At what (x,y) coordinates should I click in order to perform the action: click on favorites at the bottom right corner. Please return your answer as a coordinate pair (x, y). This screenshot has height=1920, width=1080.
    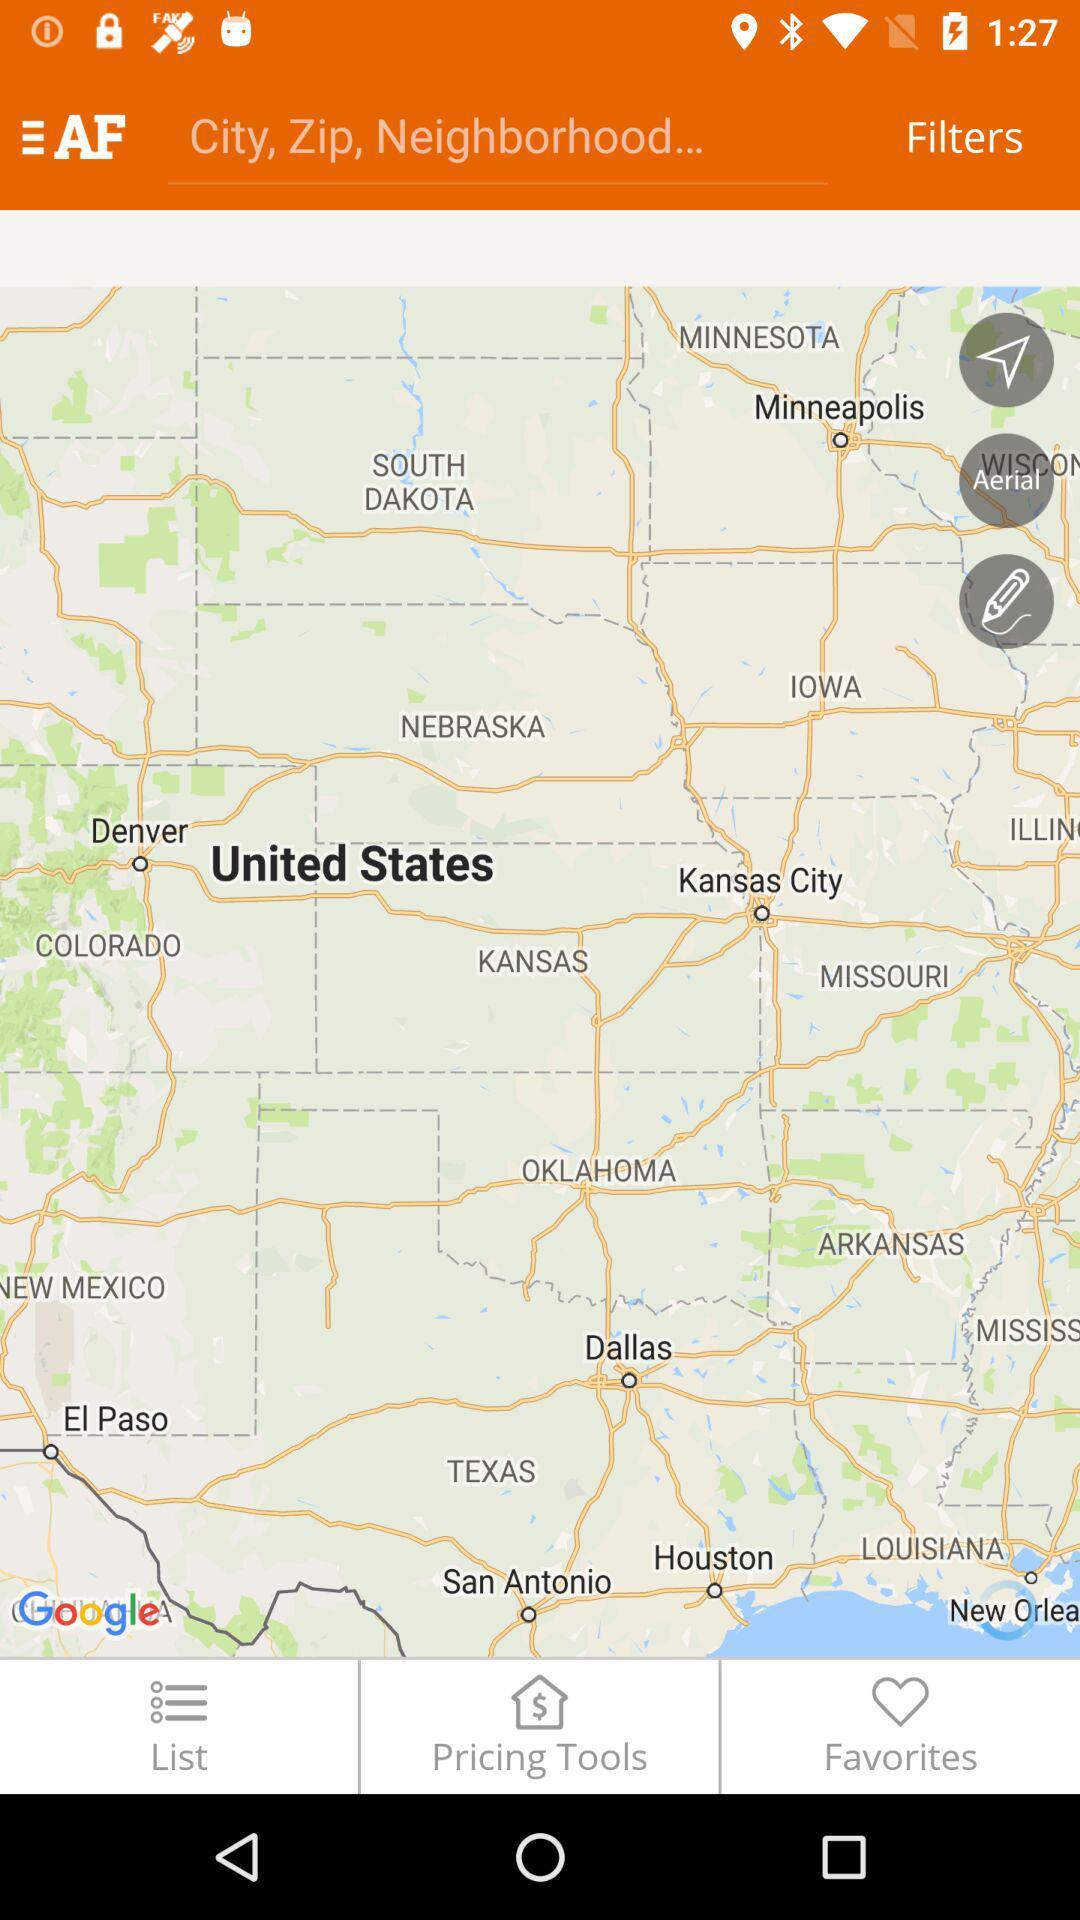
    Looking at the image, I should click on (900, 1725).